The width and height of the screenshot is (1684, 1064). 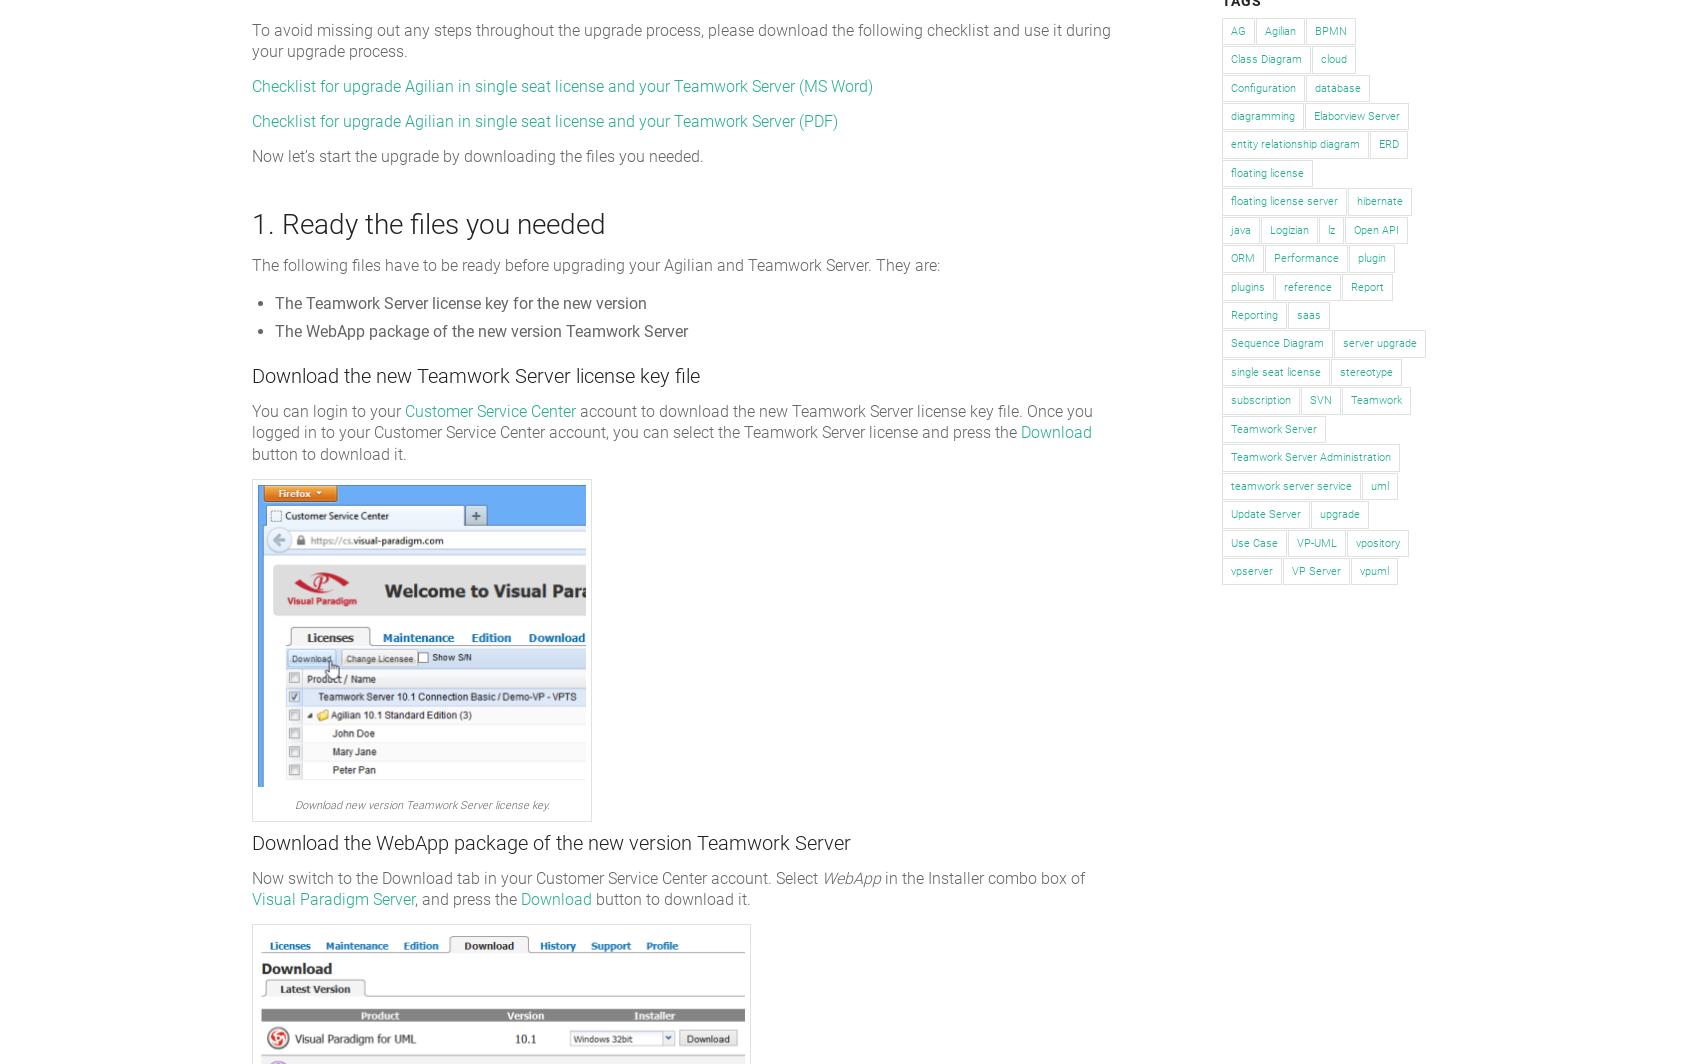 What do you see at coordinates (460, 303) in the screenshot?
I see `'The Teamwork Server license key for the new version'` at bounding box center [460, 303].